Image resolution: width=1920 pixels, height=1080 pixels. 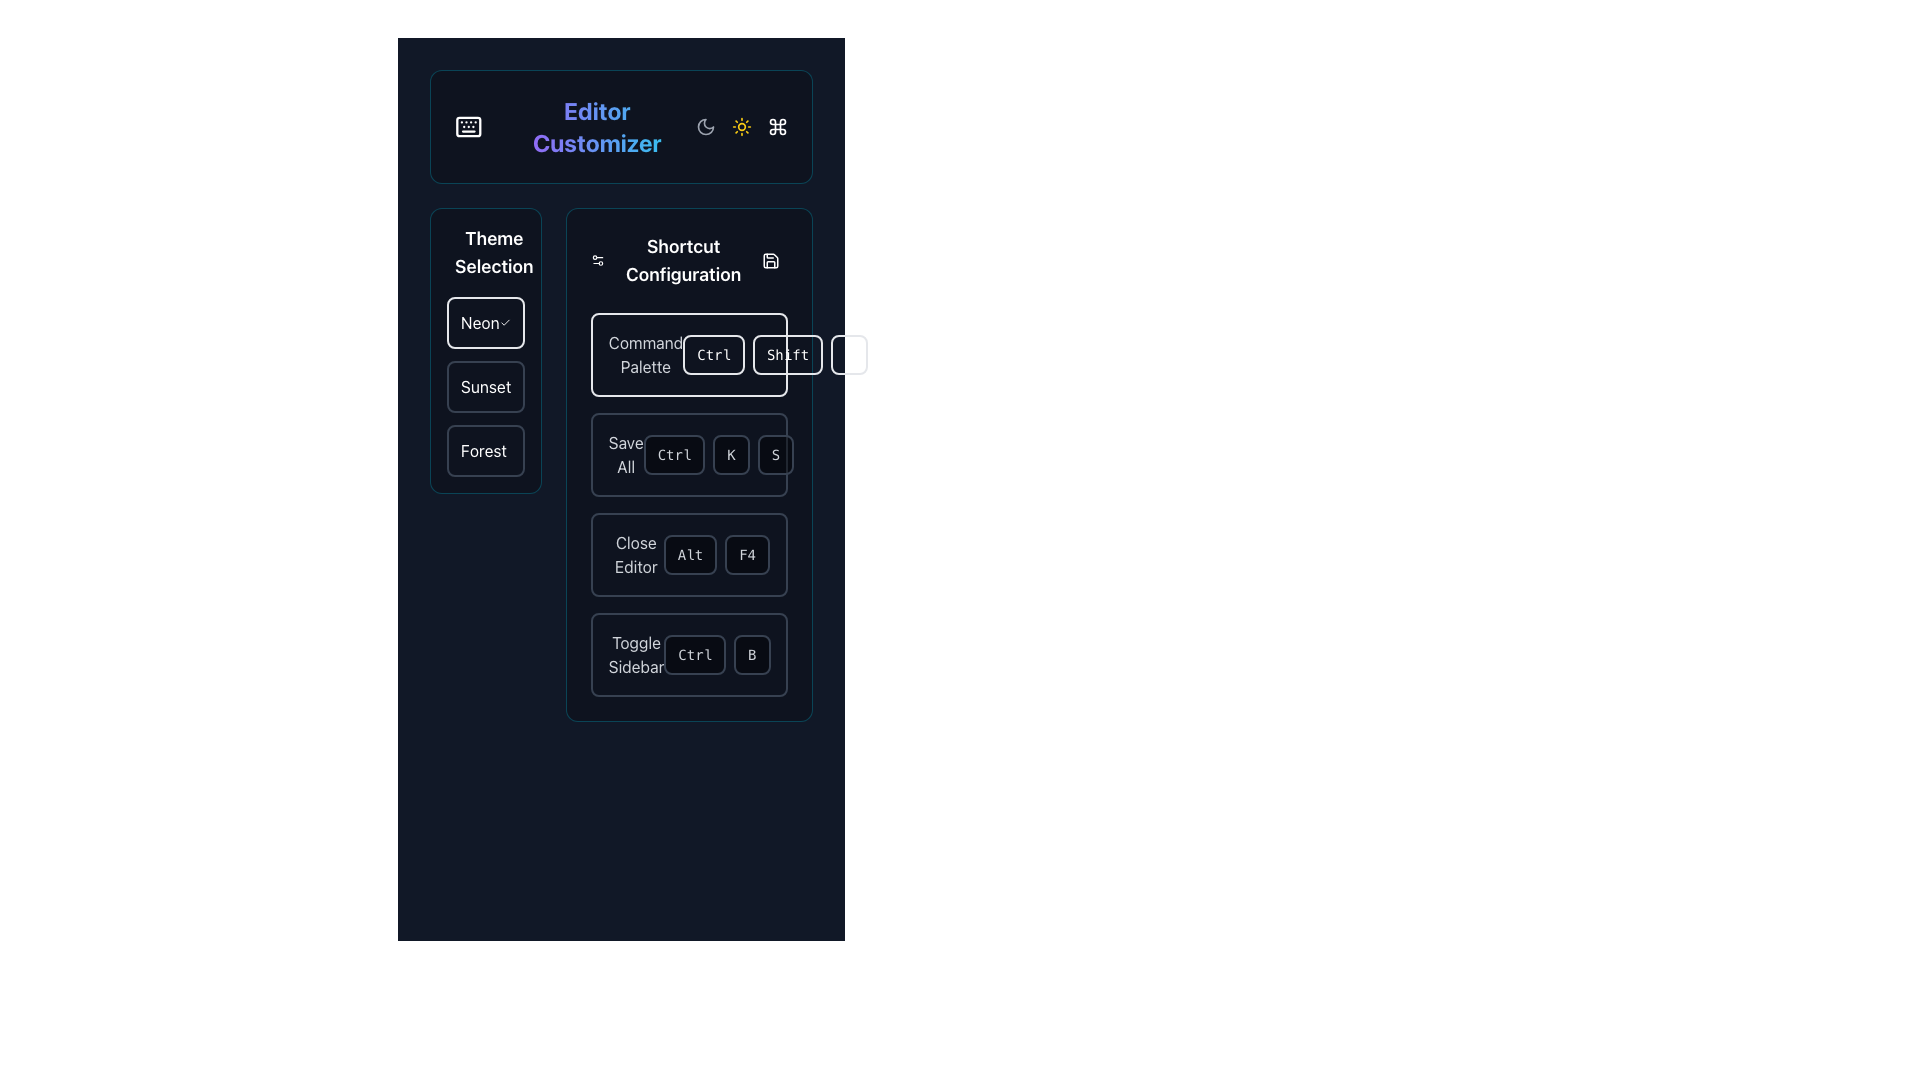 I want to click on the text label that describes the action for closing the editor, located in the 'Shortcut Configuration' section, so click(x=635, y=555).